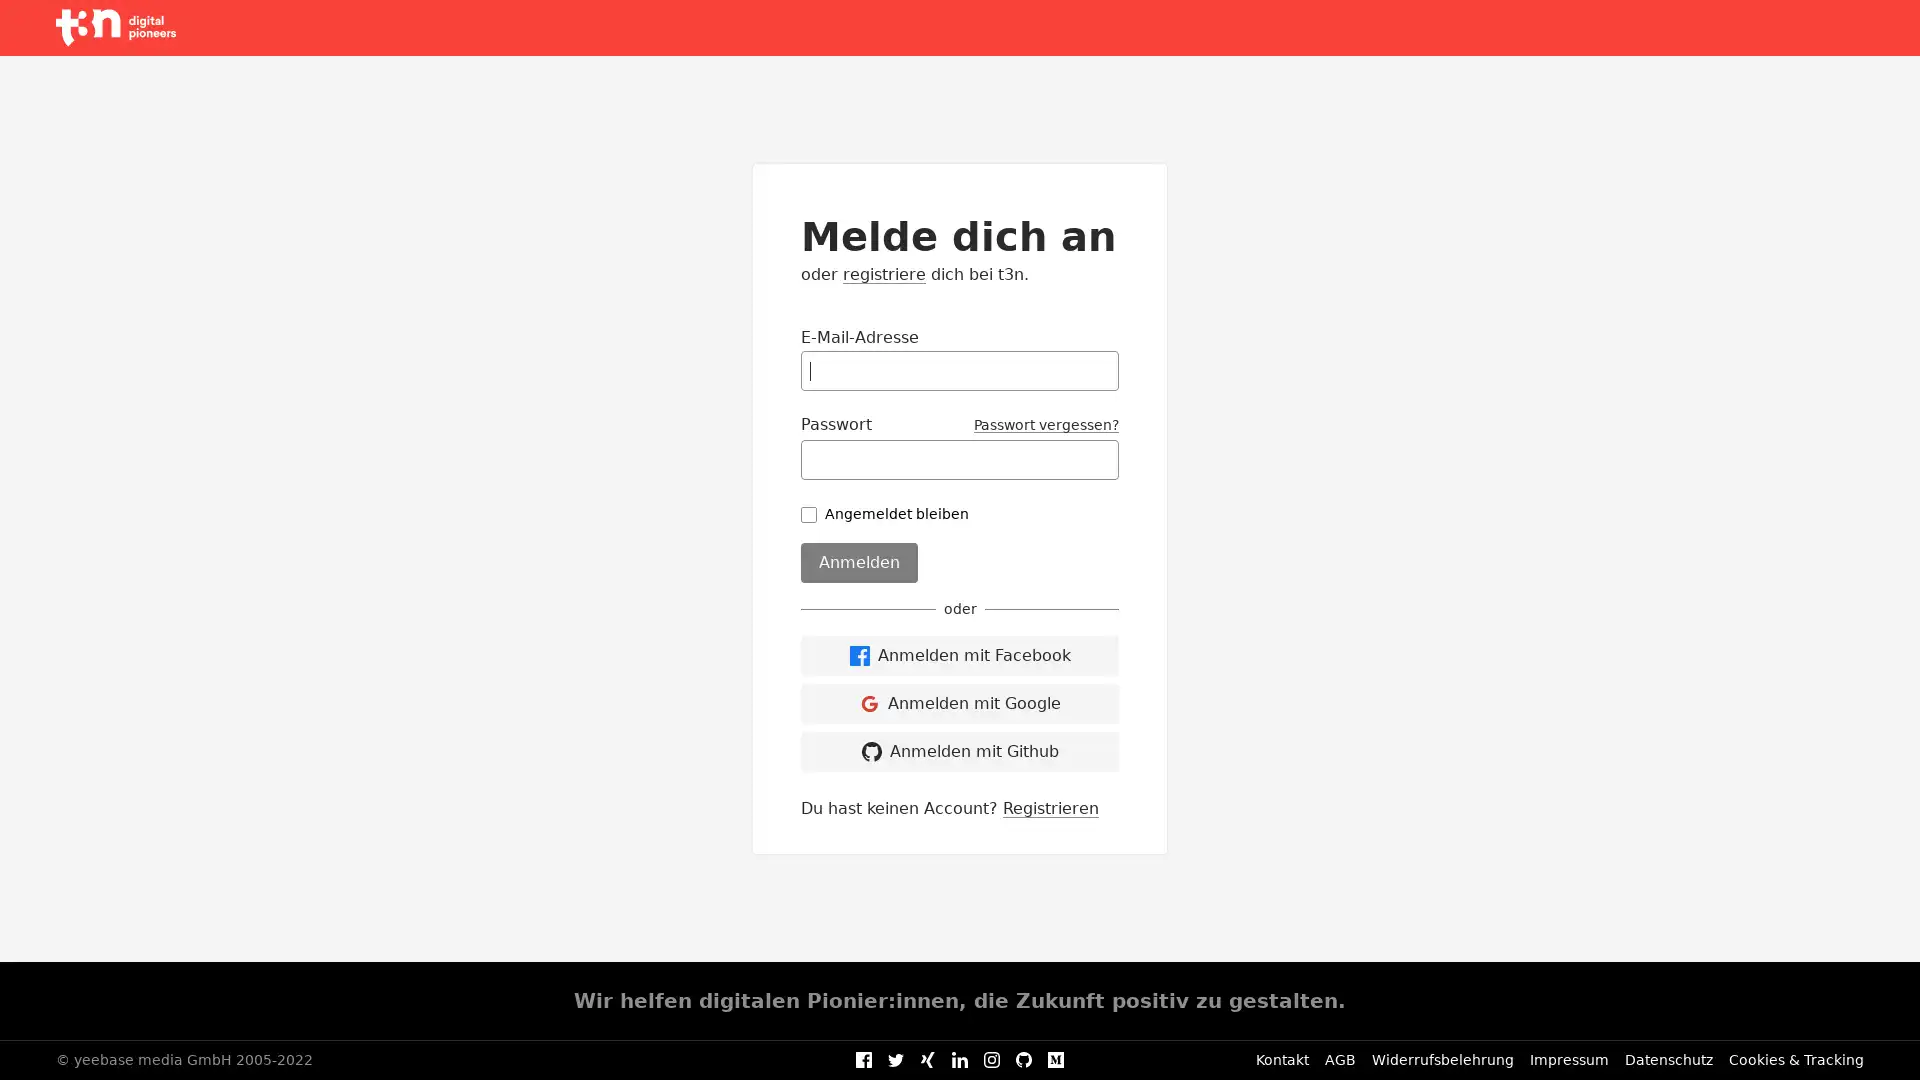 Image resolution: width=1920 pixels, height=1080 pixels. Describe the element at coordinates (960, 655) in the screenshot. I see `Anmelden mit Facebook` at that location.